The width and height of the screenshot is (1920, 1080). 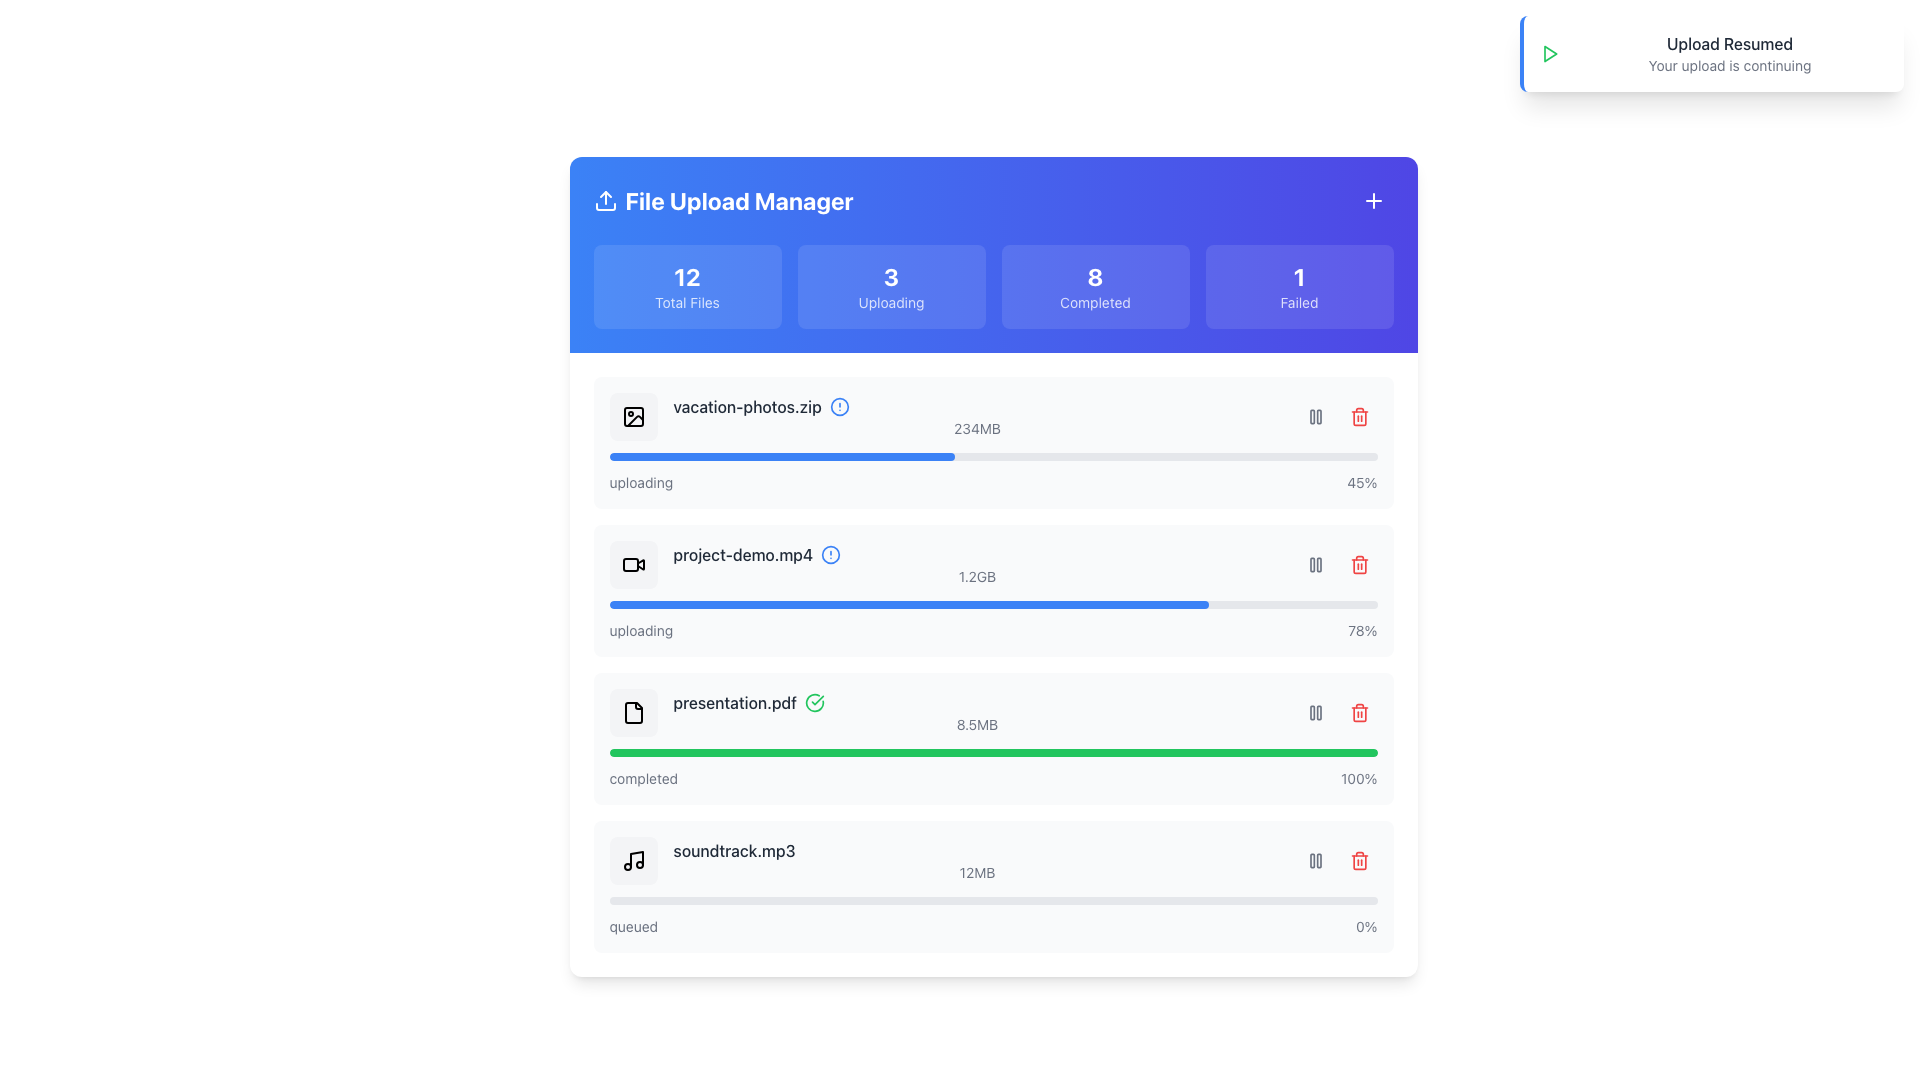 I want to click on the circular visual marker outlined in blue, which is located next to the file name 'vacation-photos.zip' in the file uploader interface, so click(x=839, y=406).